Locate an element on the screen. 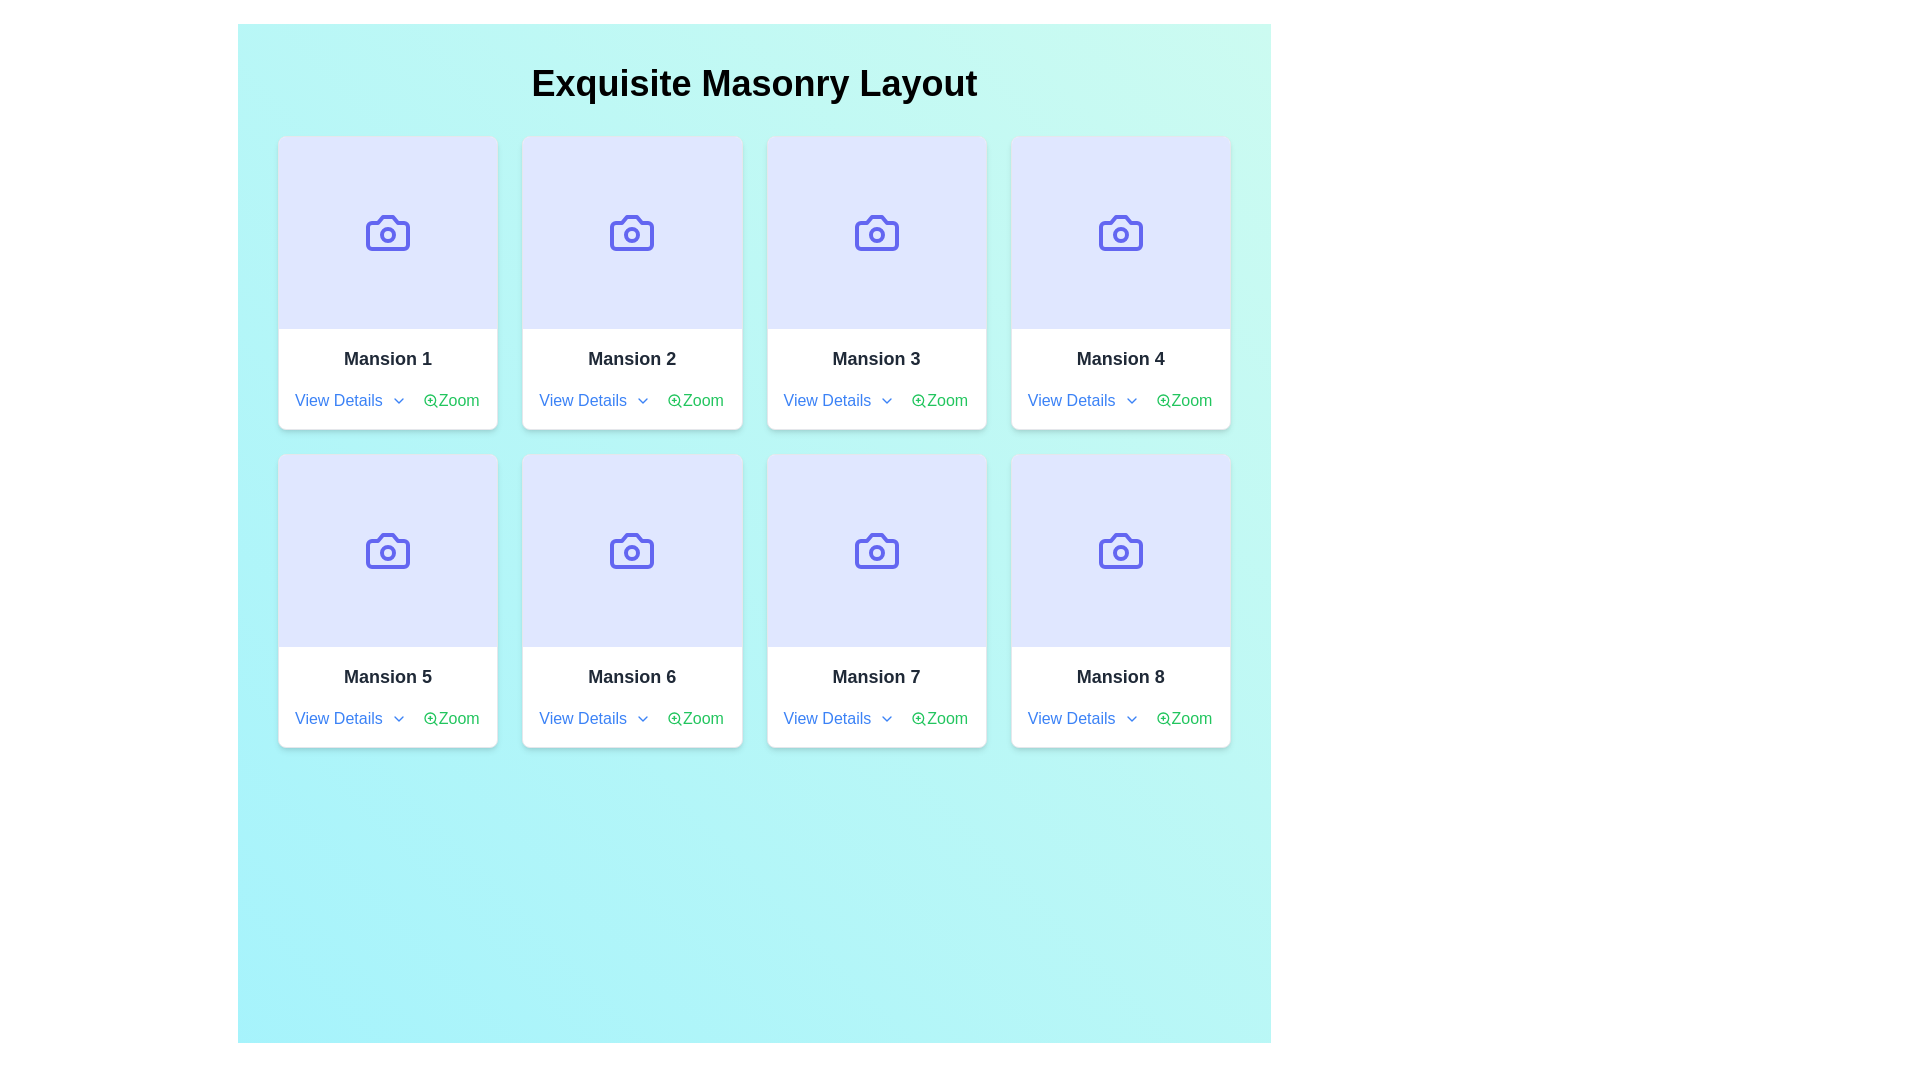  the small, downward-pointing chevron icon styled as an outline with rounded corners, located next to the text 'View Details' in the third card from the left in the top row of the grid layout is located at coordinates (886, 401).